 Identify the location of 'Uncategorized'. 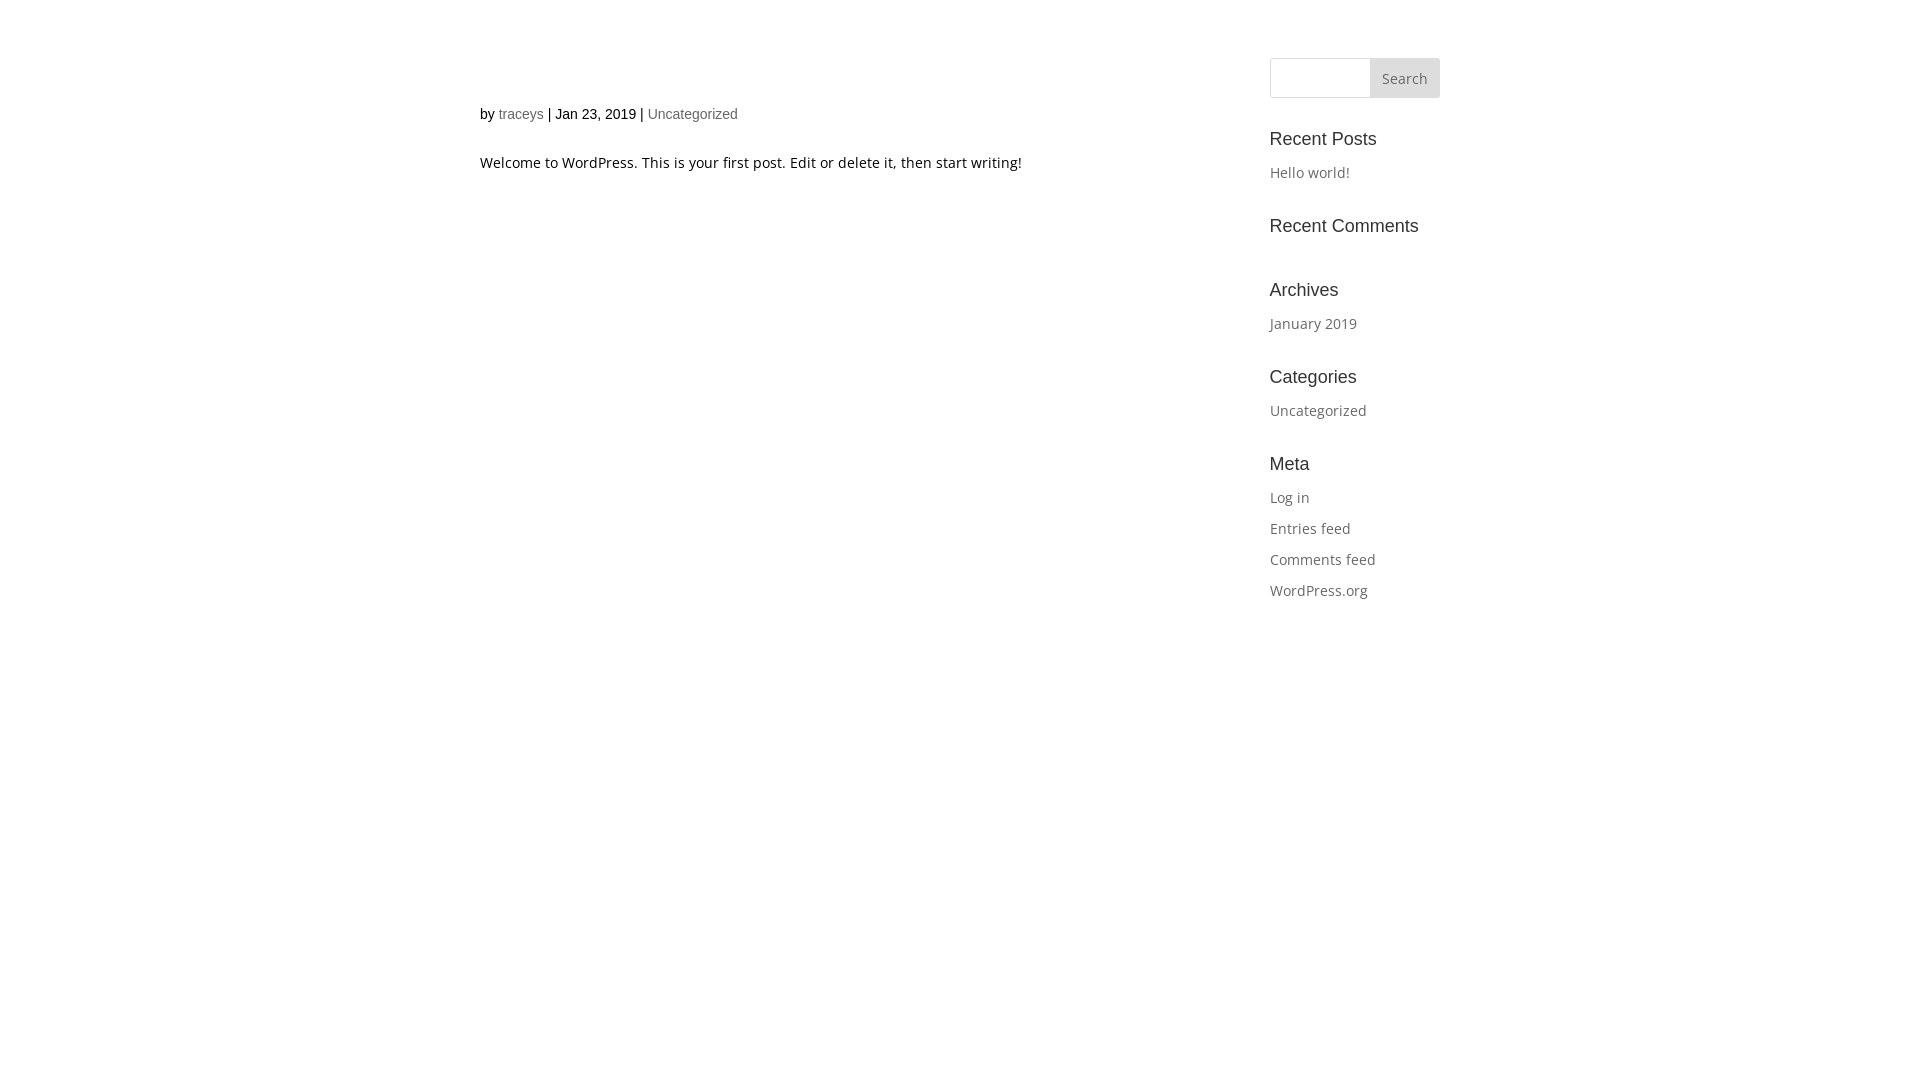
(1318, 409).